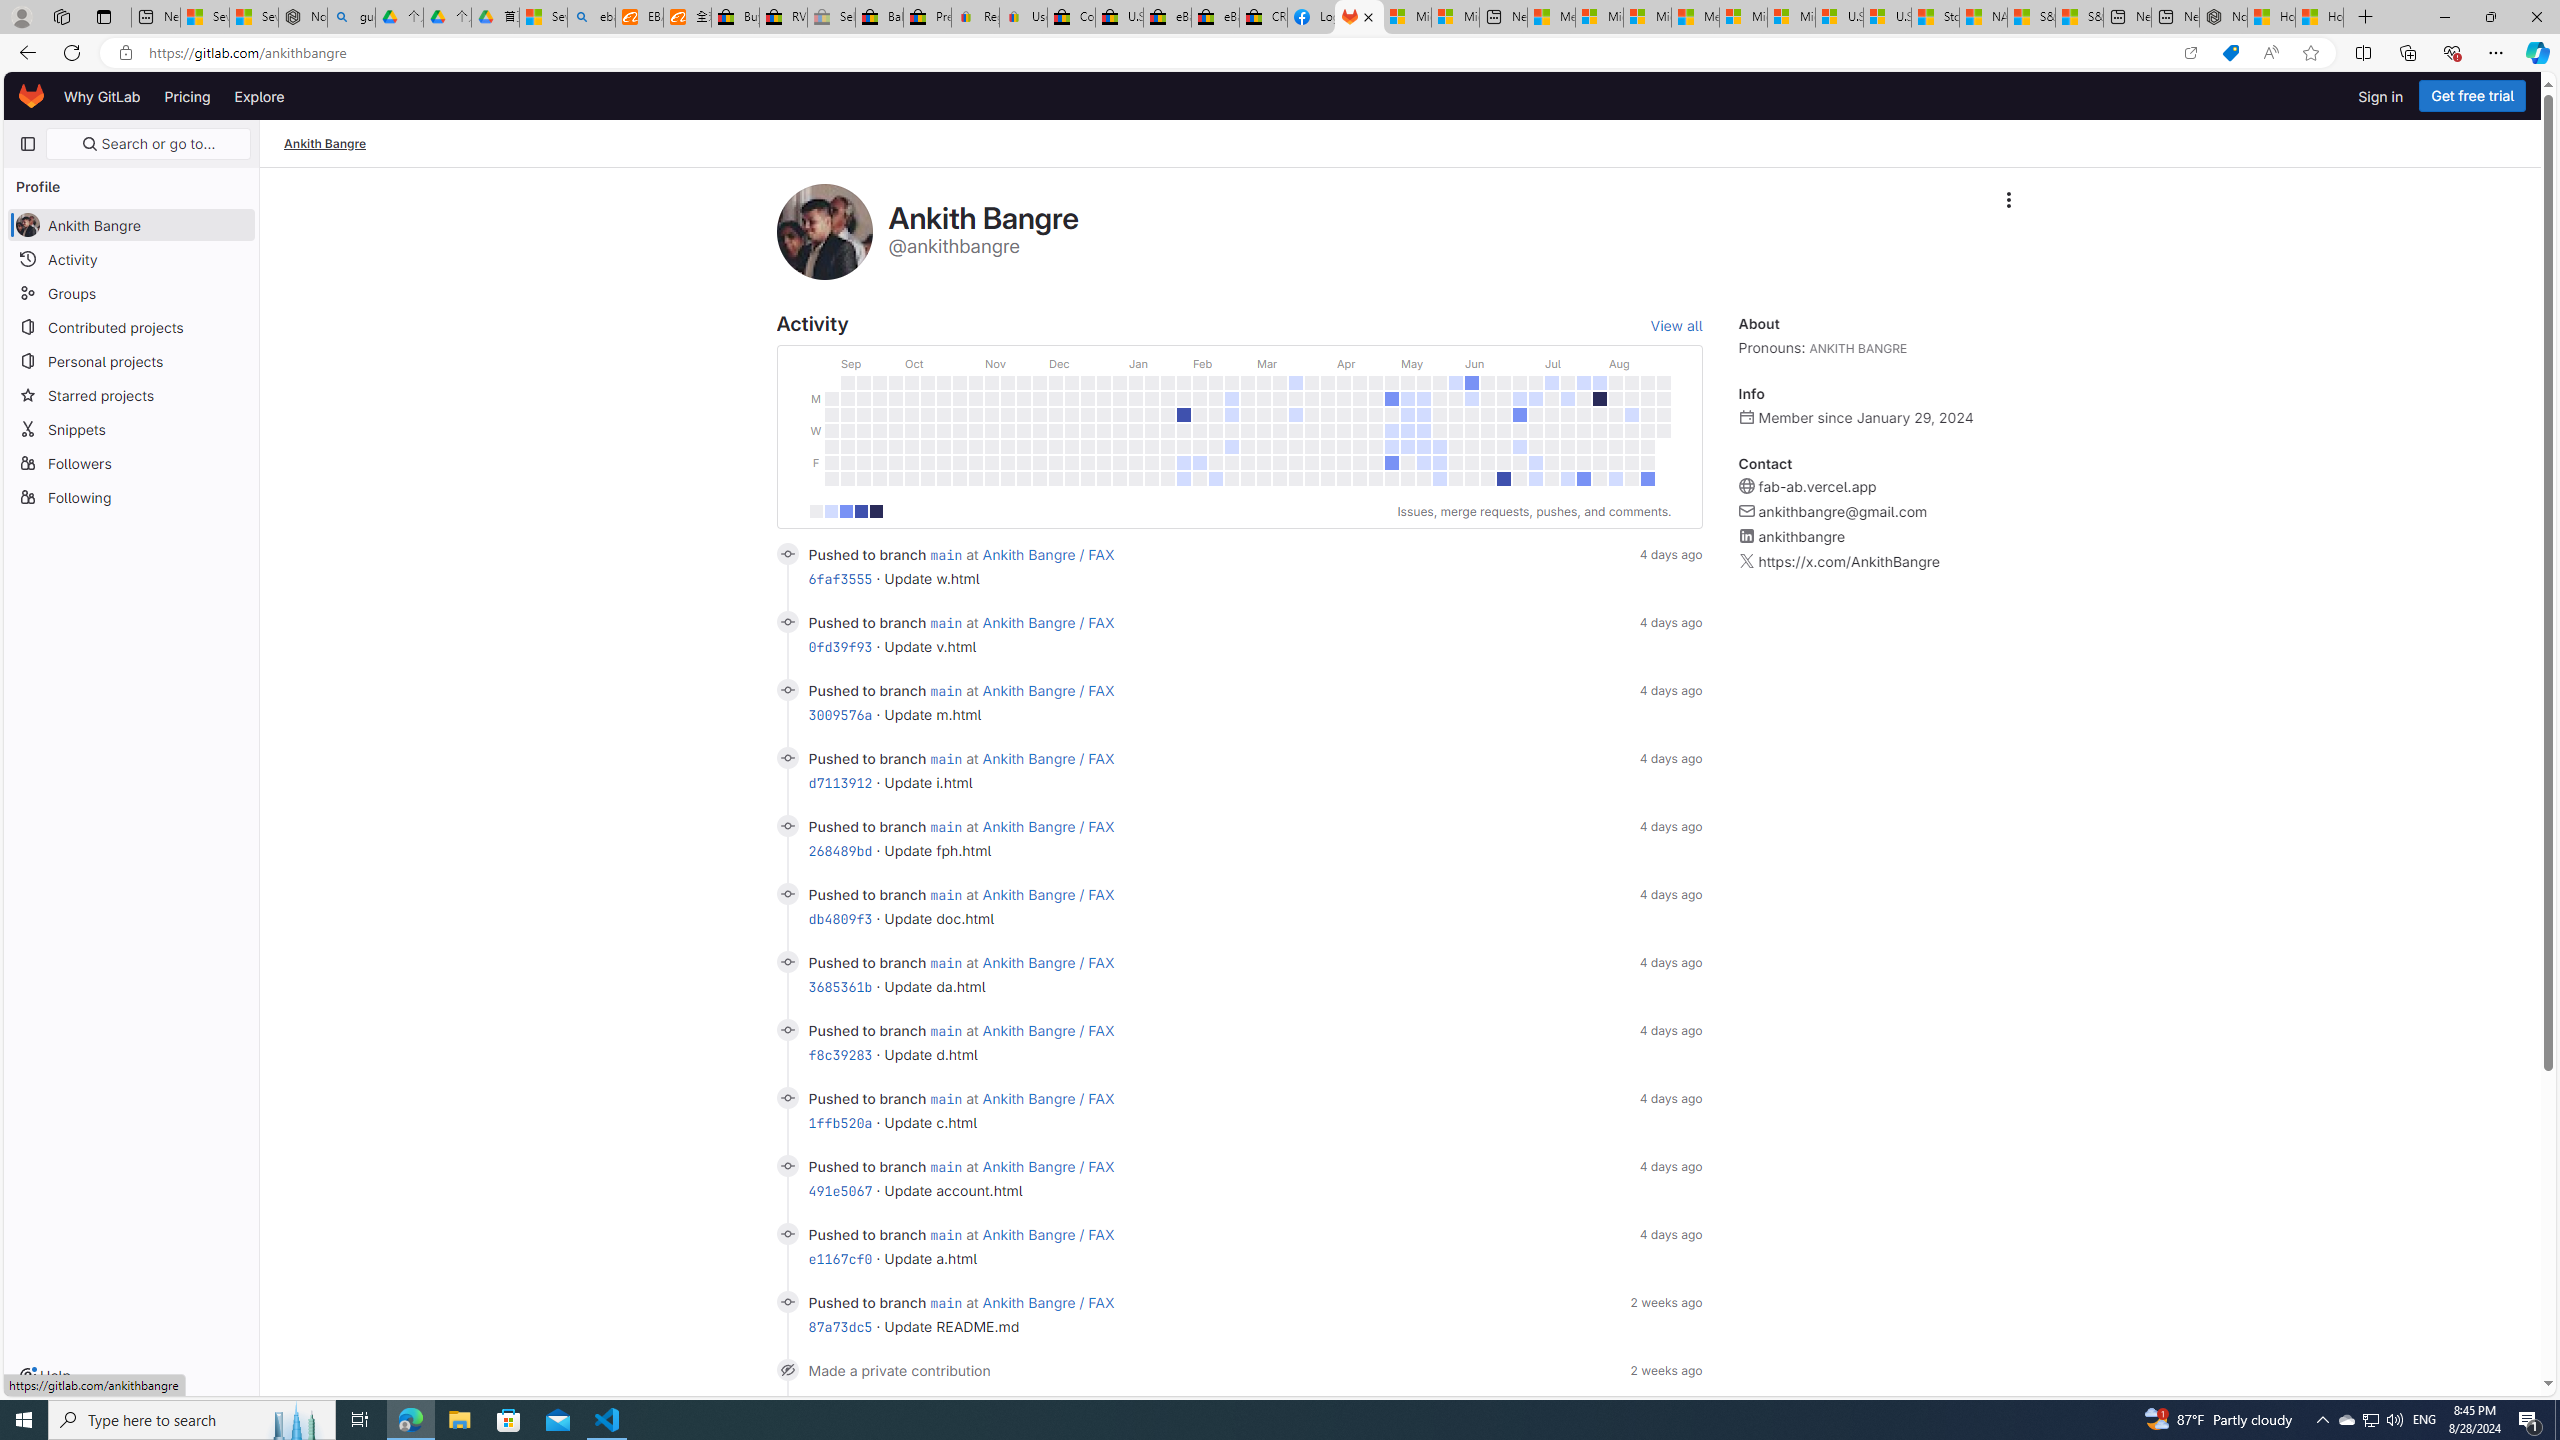 The height and width of the screenshot is (1440, 2560). I want to click on 'Ankith Bangre / FAX', so click(1048, 1302).